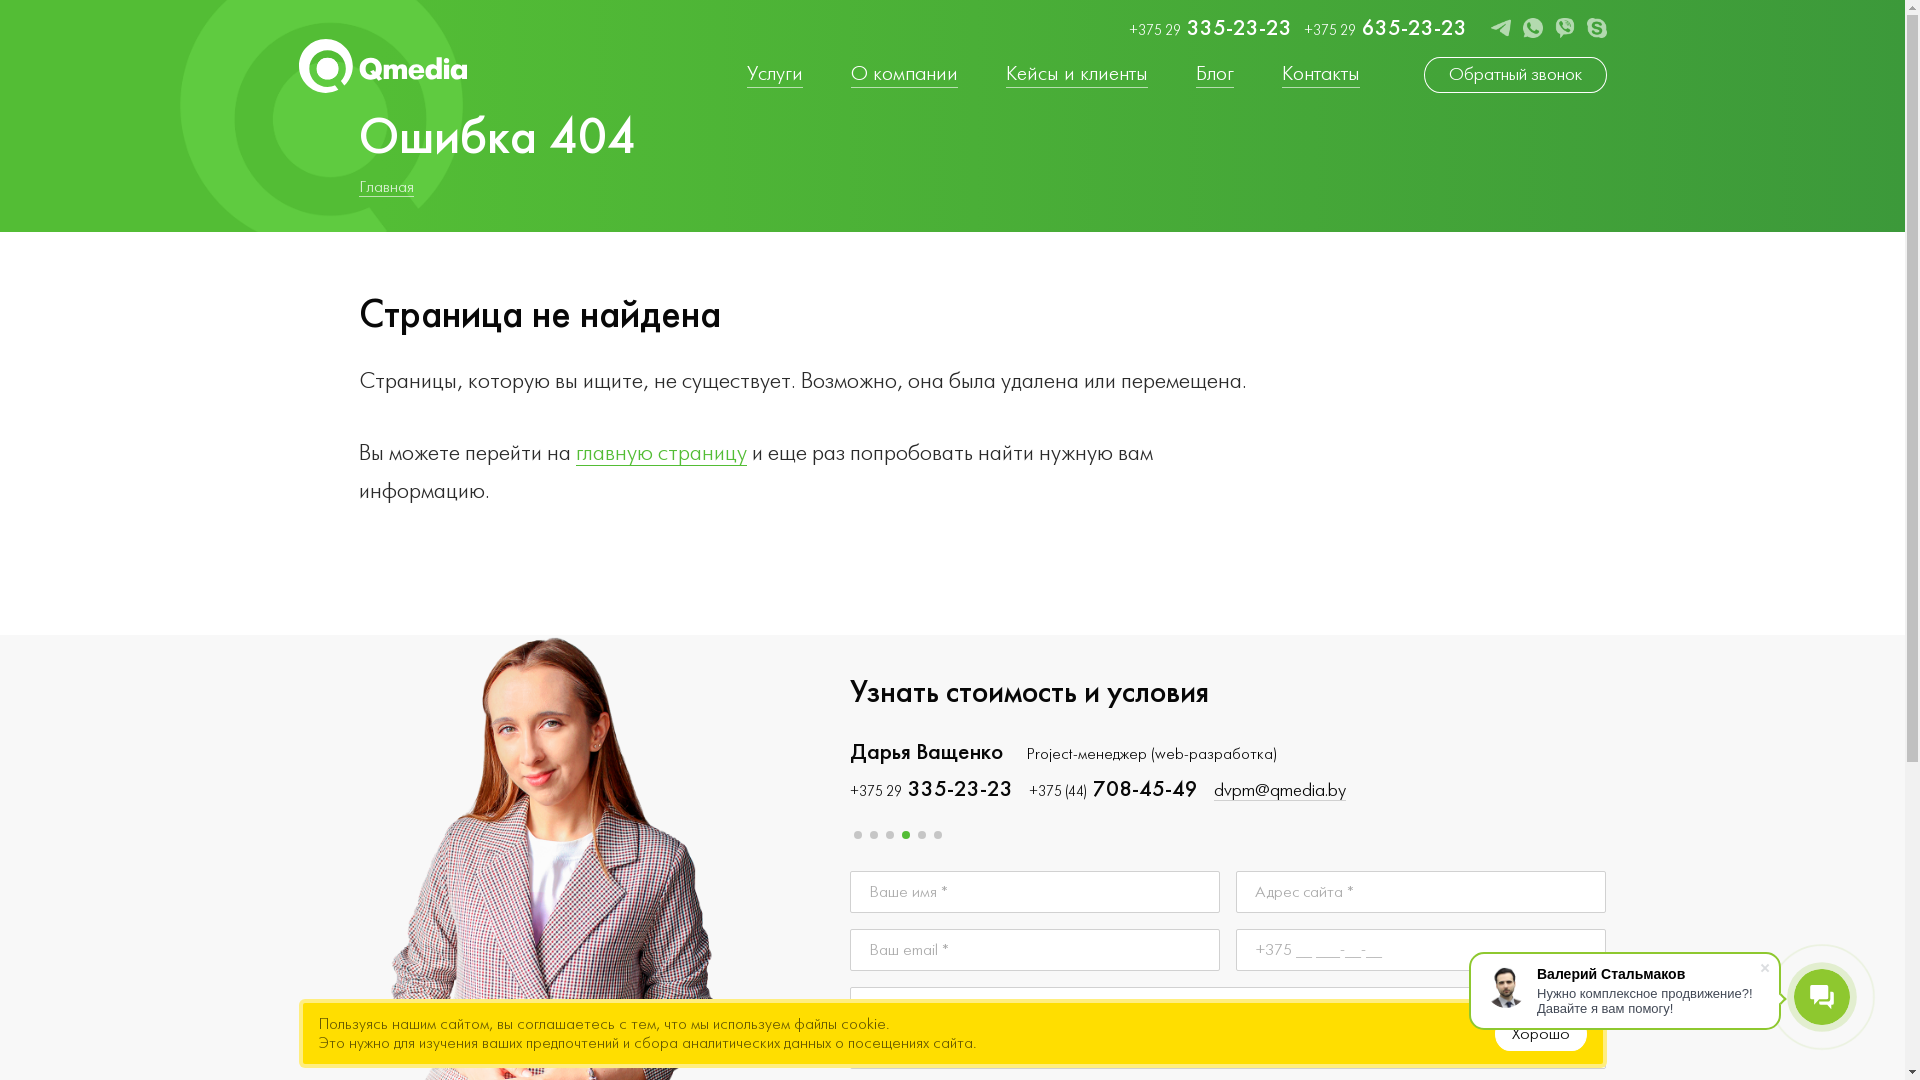 The image size is (1920, 1080). I want to click on '+375 29 335-23-23', so click(1109, 789).